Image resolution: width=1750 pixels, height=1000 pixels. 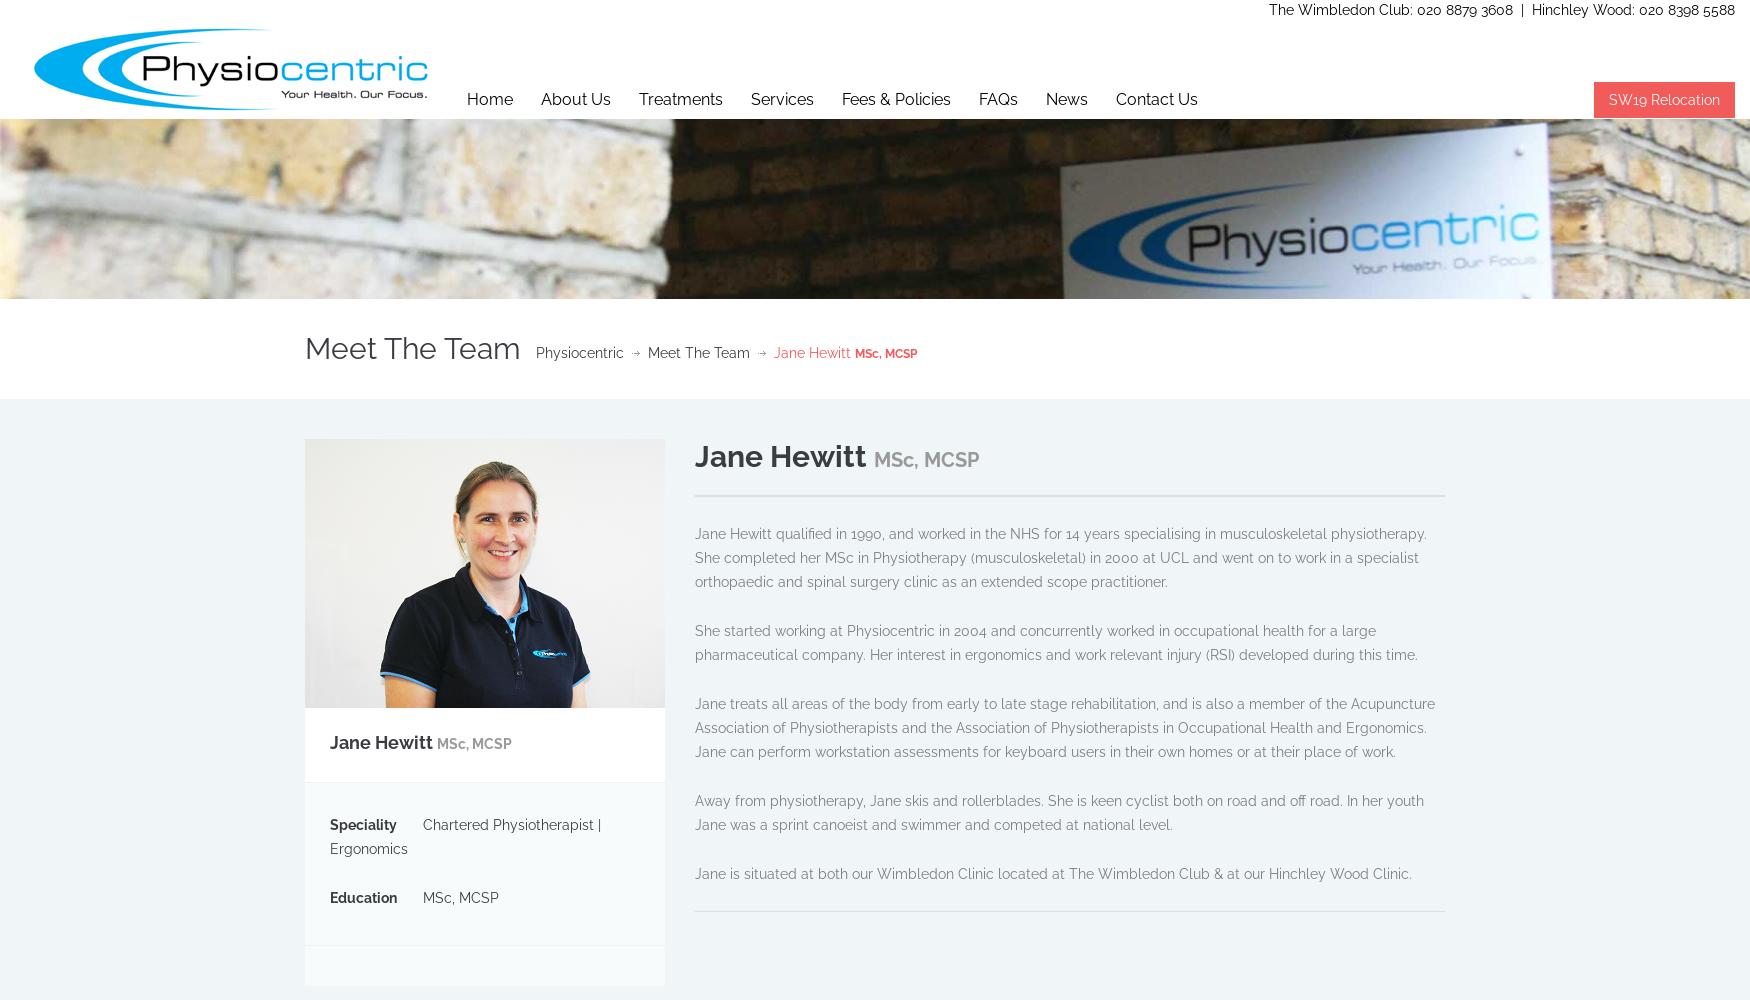 I want to click on 'Contact Us', so click(x=1155, y=98).